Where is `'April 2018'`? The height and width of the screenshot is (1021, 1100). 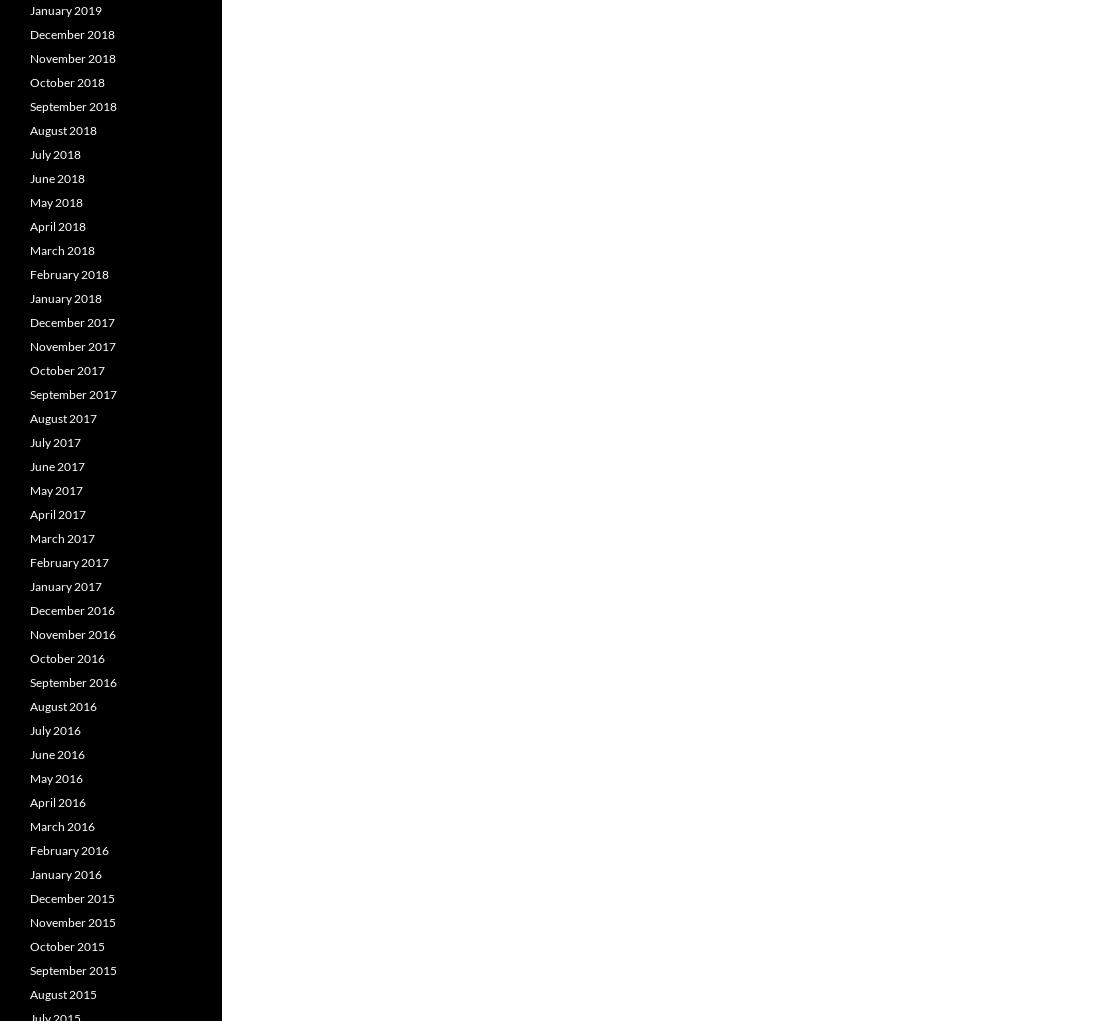
'April 2018' is located at coordinates (56, 226).